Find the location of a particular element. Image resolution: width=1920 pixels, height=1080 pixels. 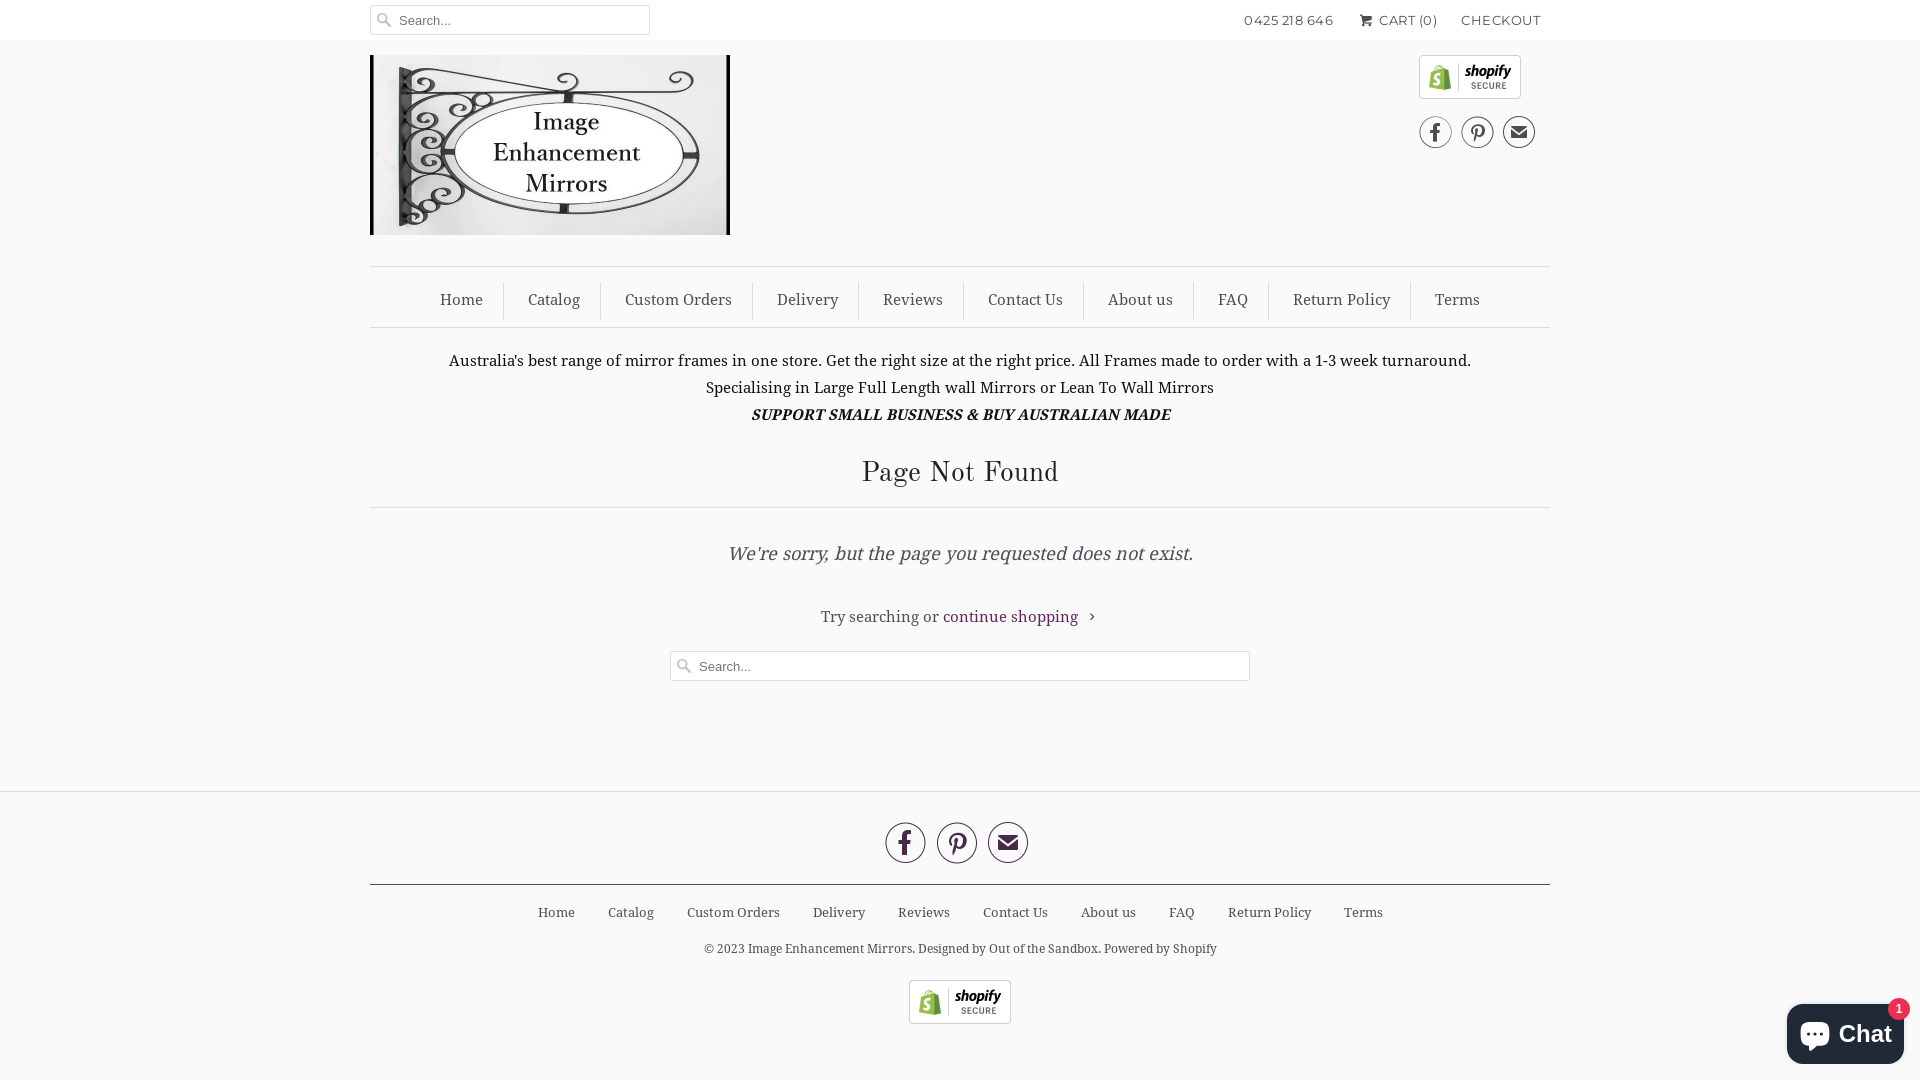

'Terms' is located at coordinates (1457, 300).